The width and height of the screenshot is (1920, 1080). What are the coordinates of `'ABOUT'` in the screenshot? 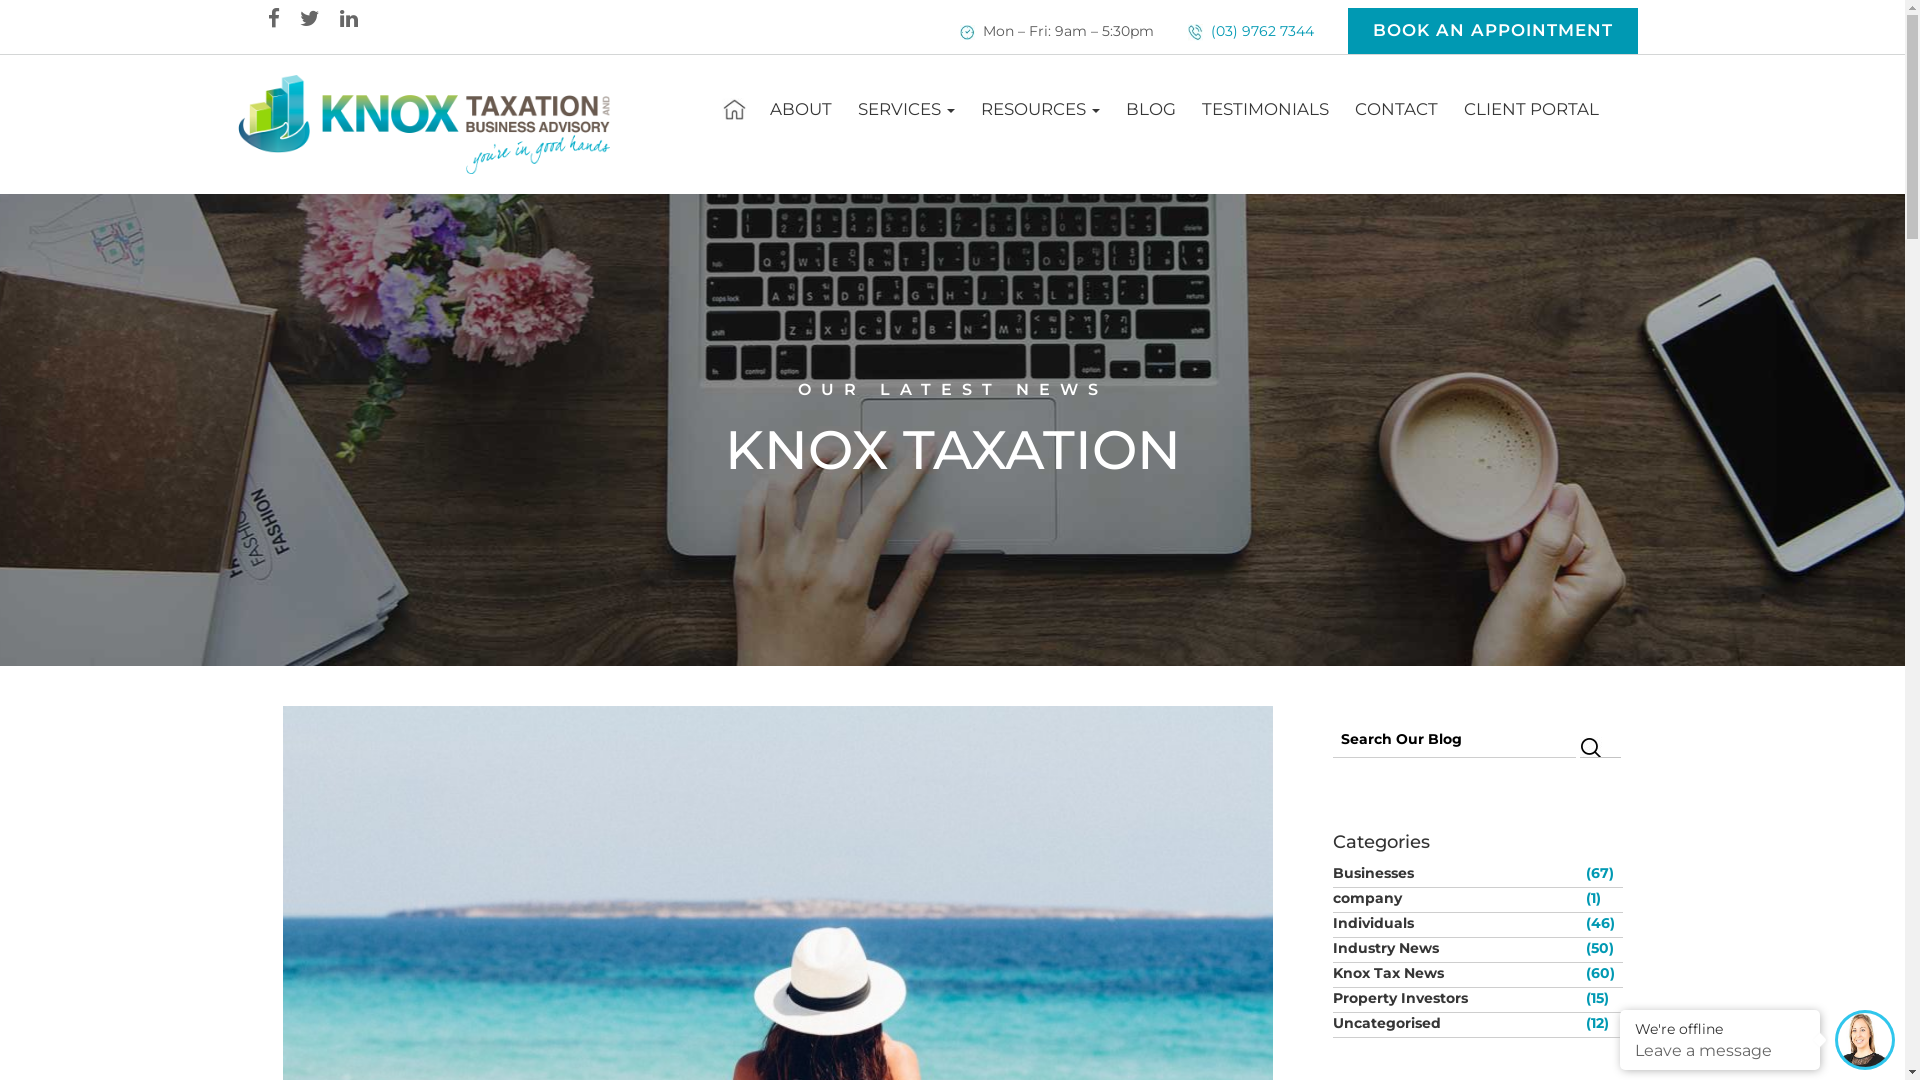 It's located at (801, 108).